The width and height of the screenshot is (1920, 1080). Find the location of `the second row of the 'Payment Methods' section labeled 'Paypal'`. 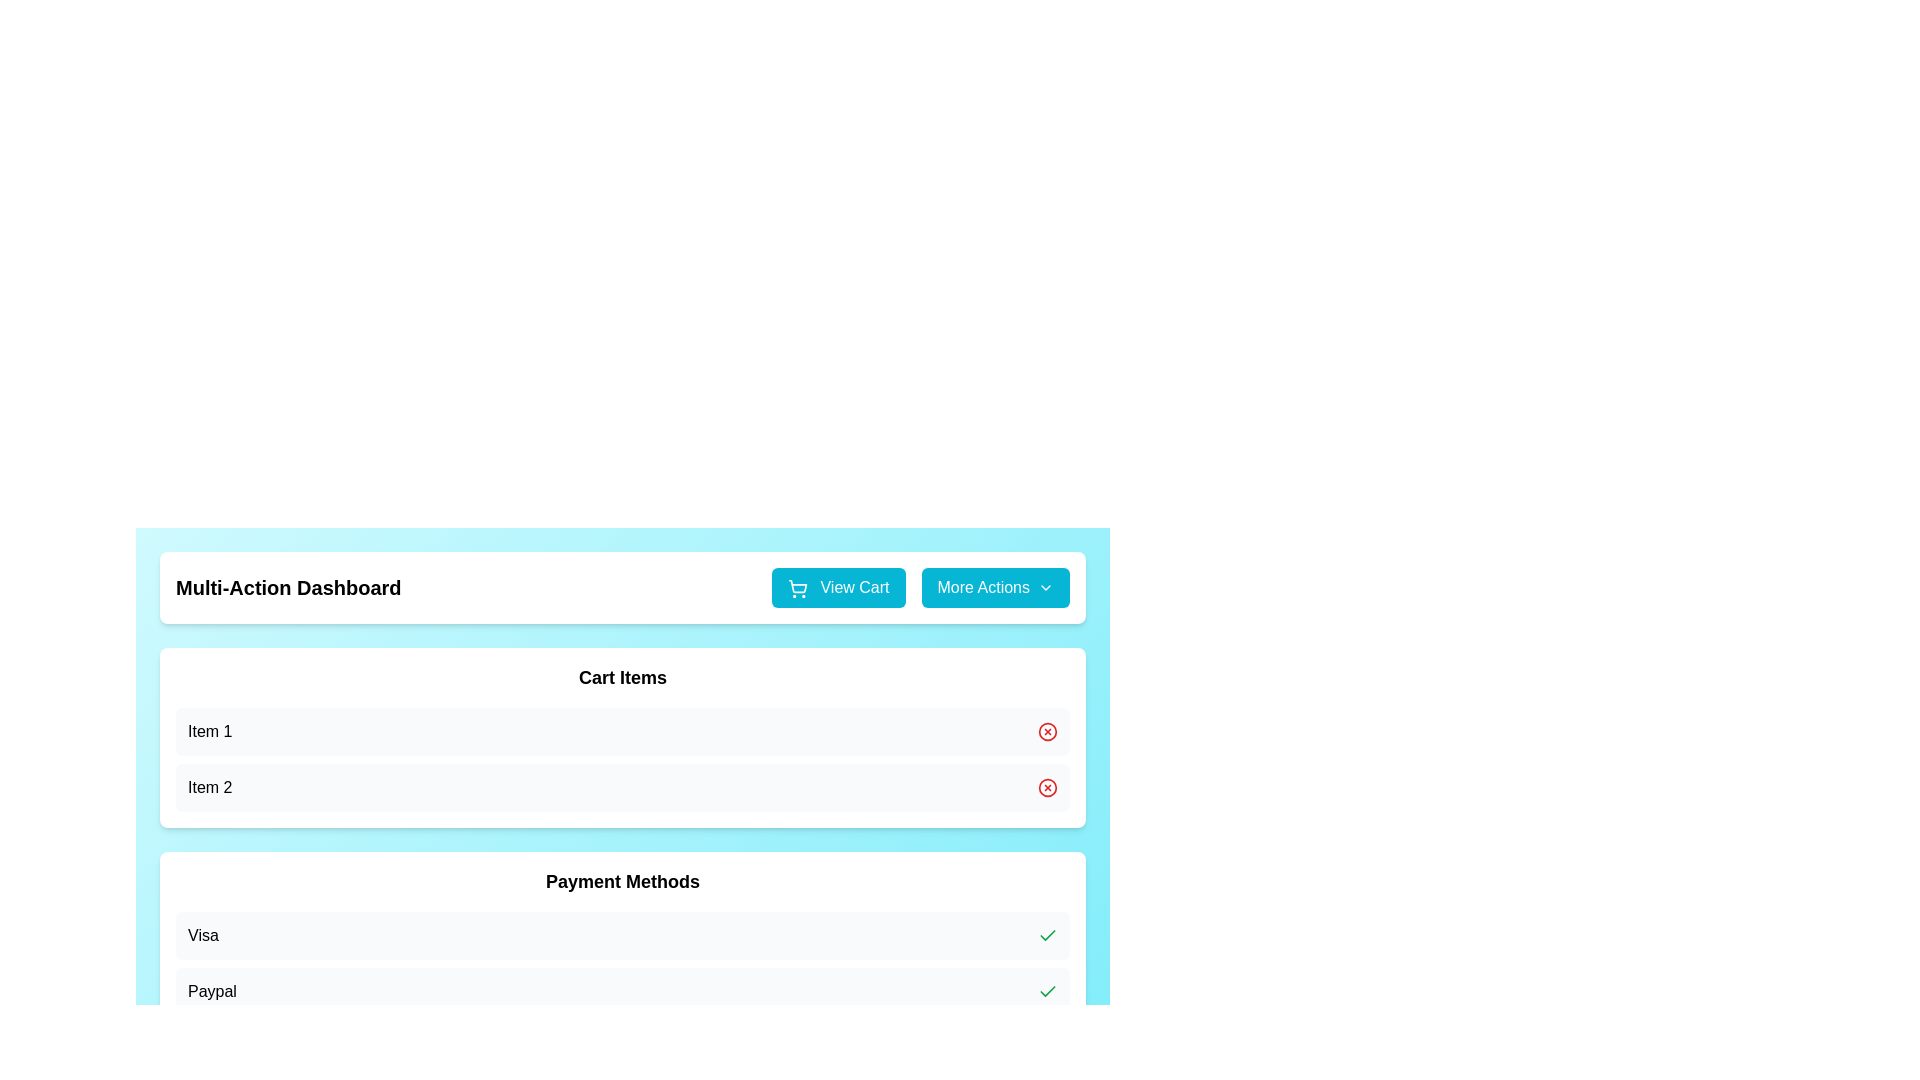

the second row of the 'Payment Methods' section labeled 'Paypal' is located at coordinates (622, 963).